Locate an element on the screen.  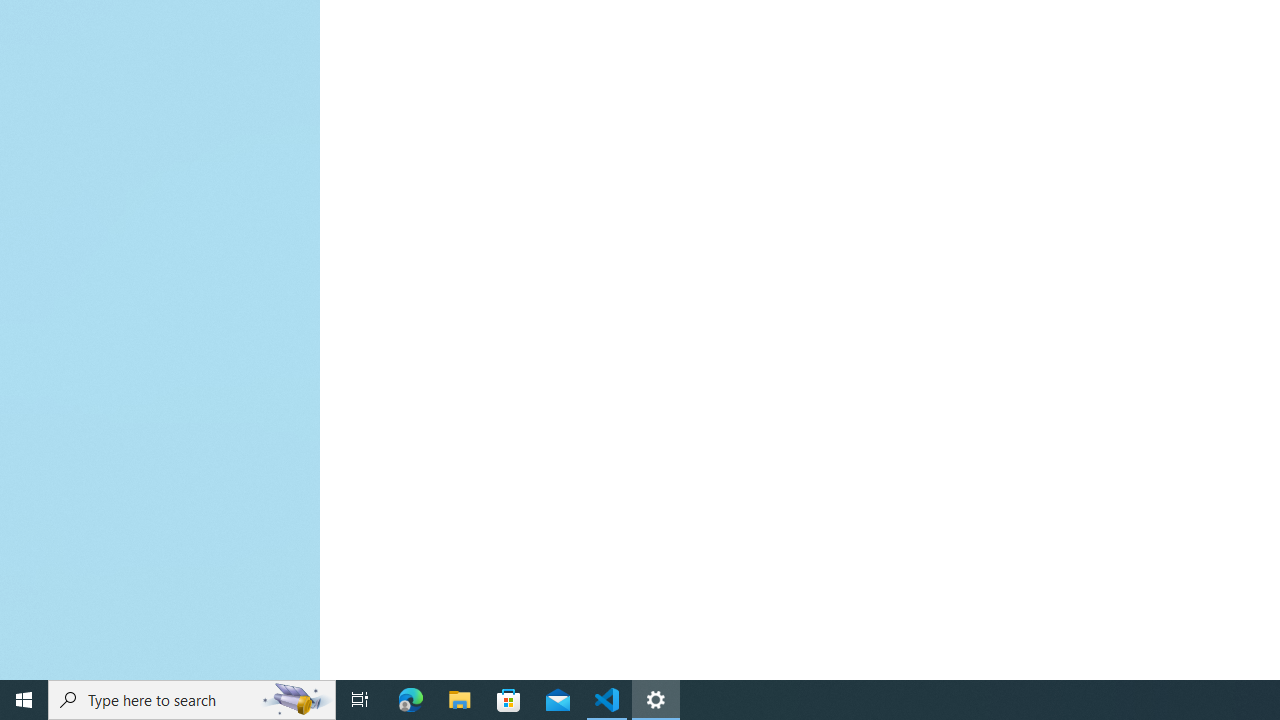
'Visual Studio Code - 1 running window' is located at coordinates (606, 698).